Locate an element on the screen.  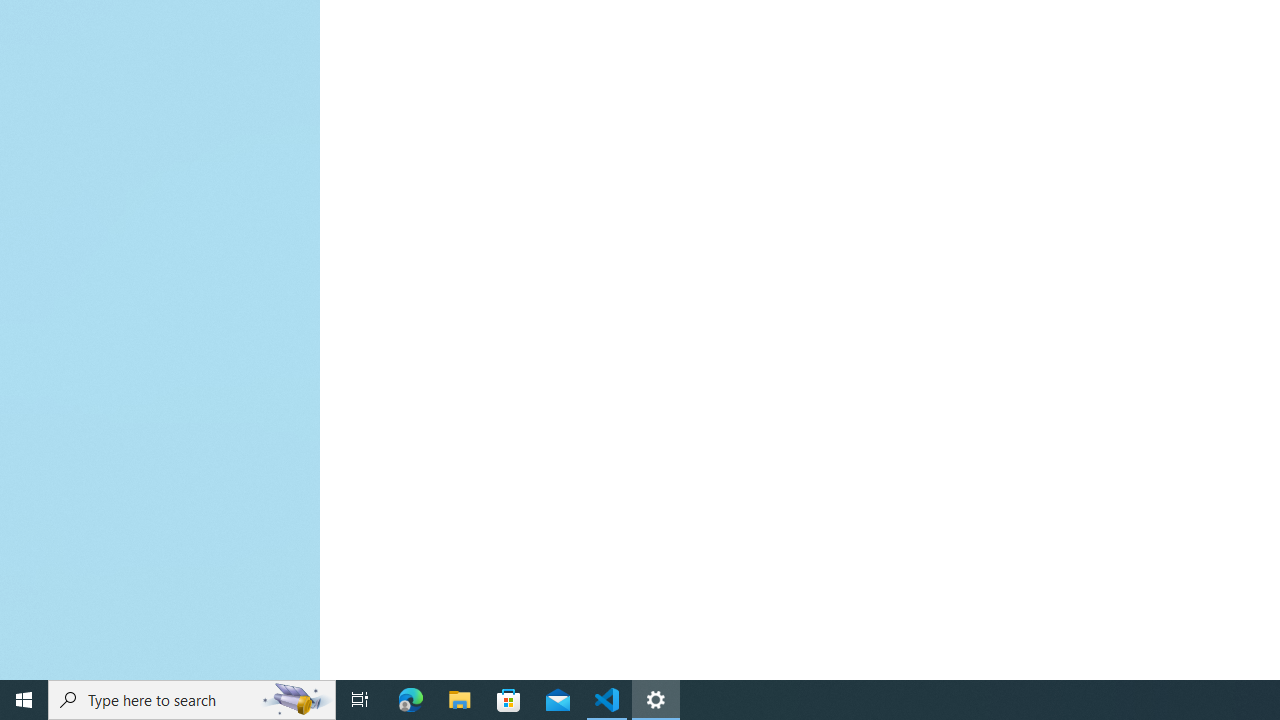
'Visual Studio Code - 1 running window' is located at coordinates (606, 698).